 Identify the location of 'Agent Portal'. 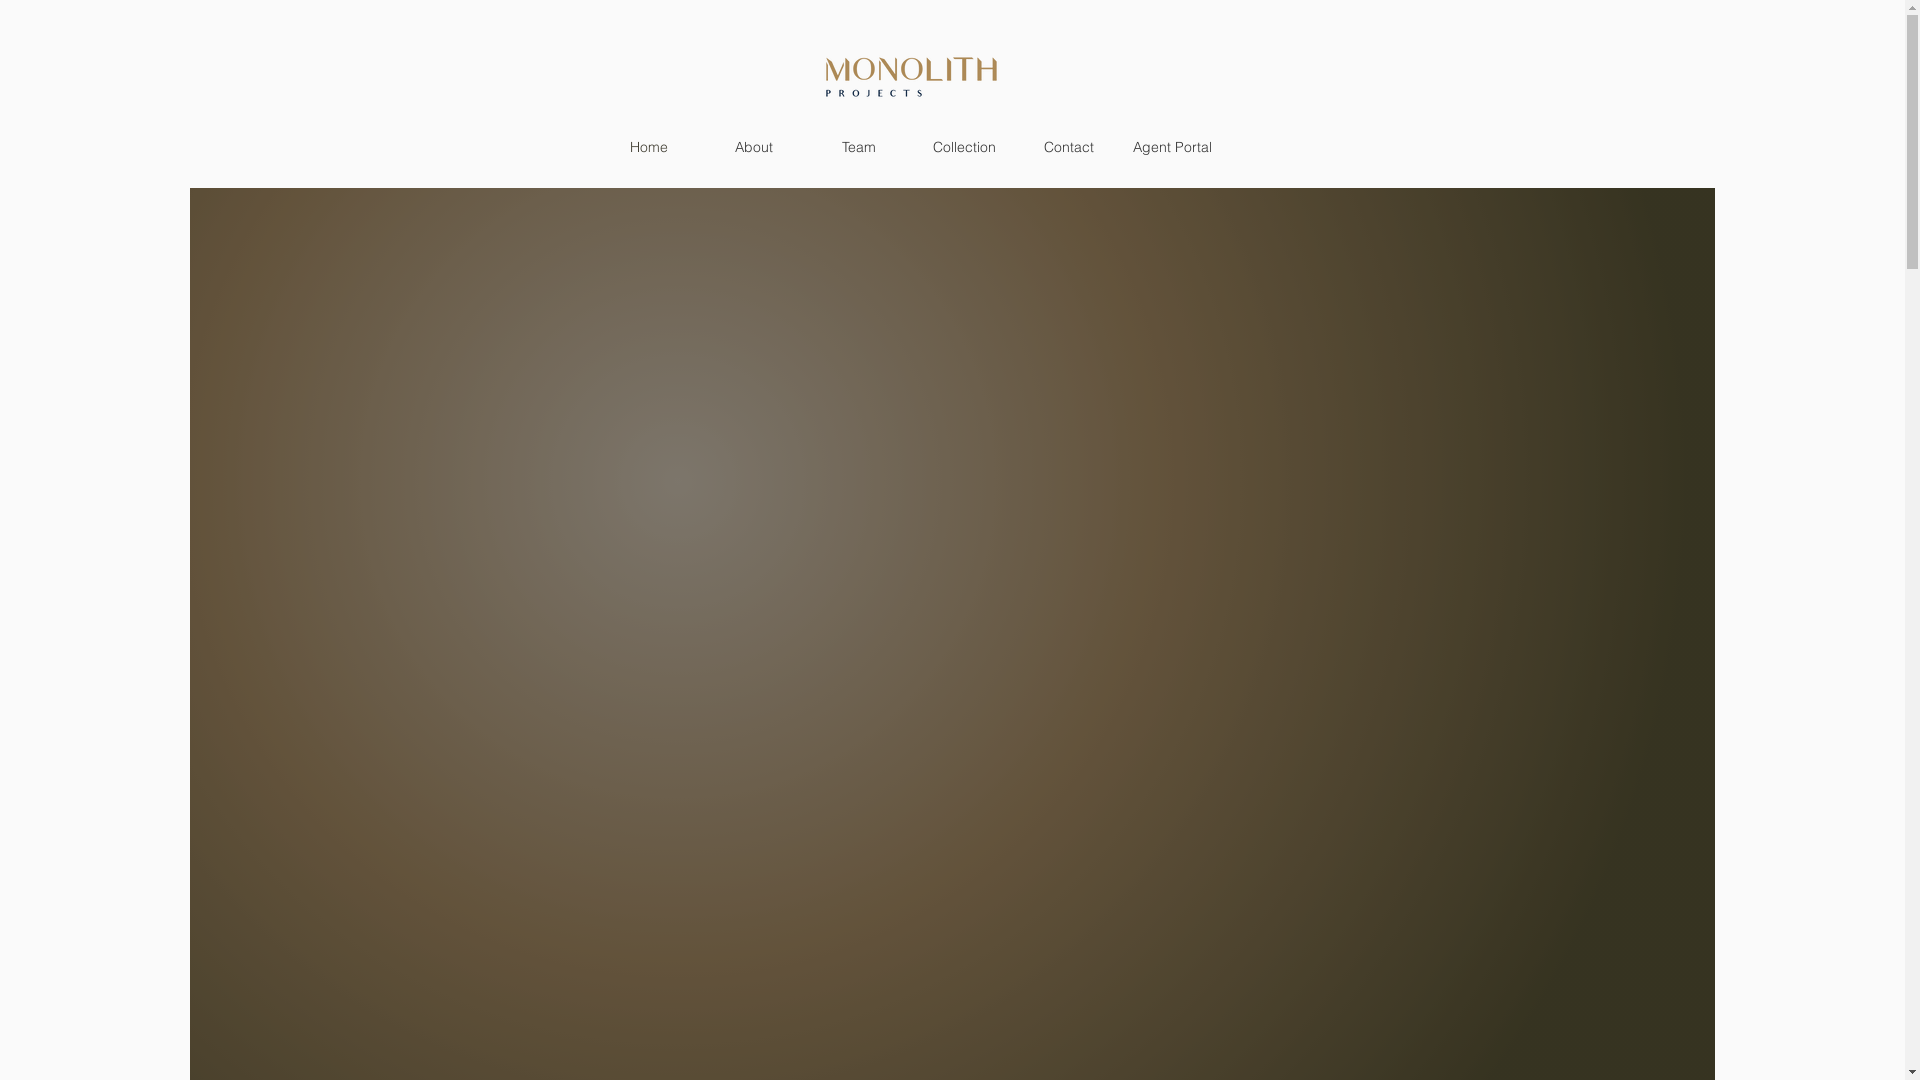
(1171, 145).